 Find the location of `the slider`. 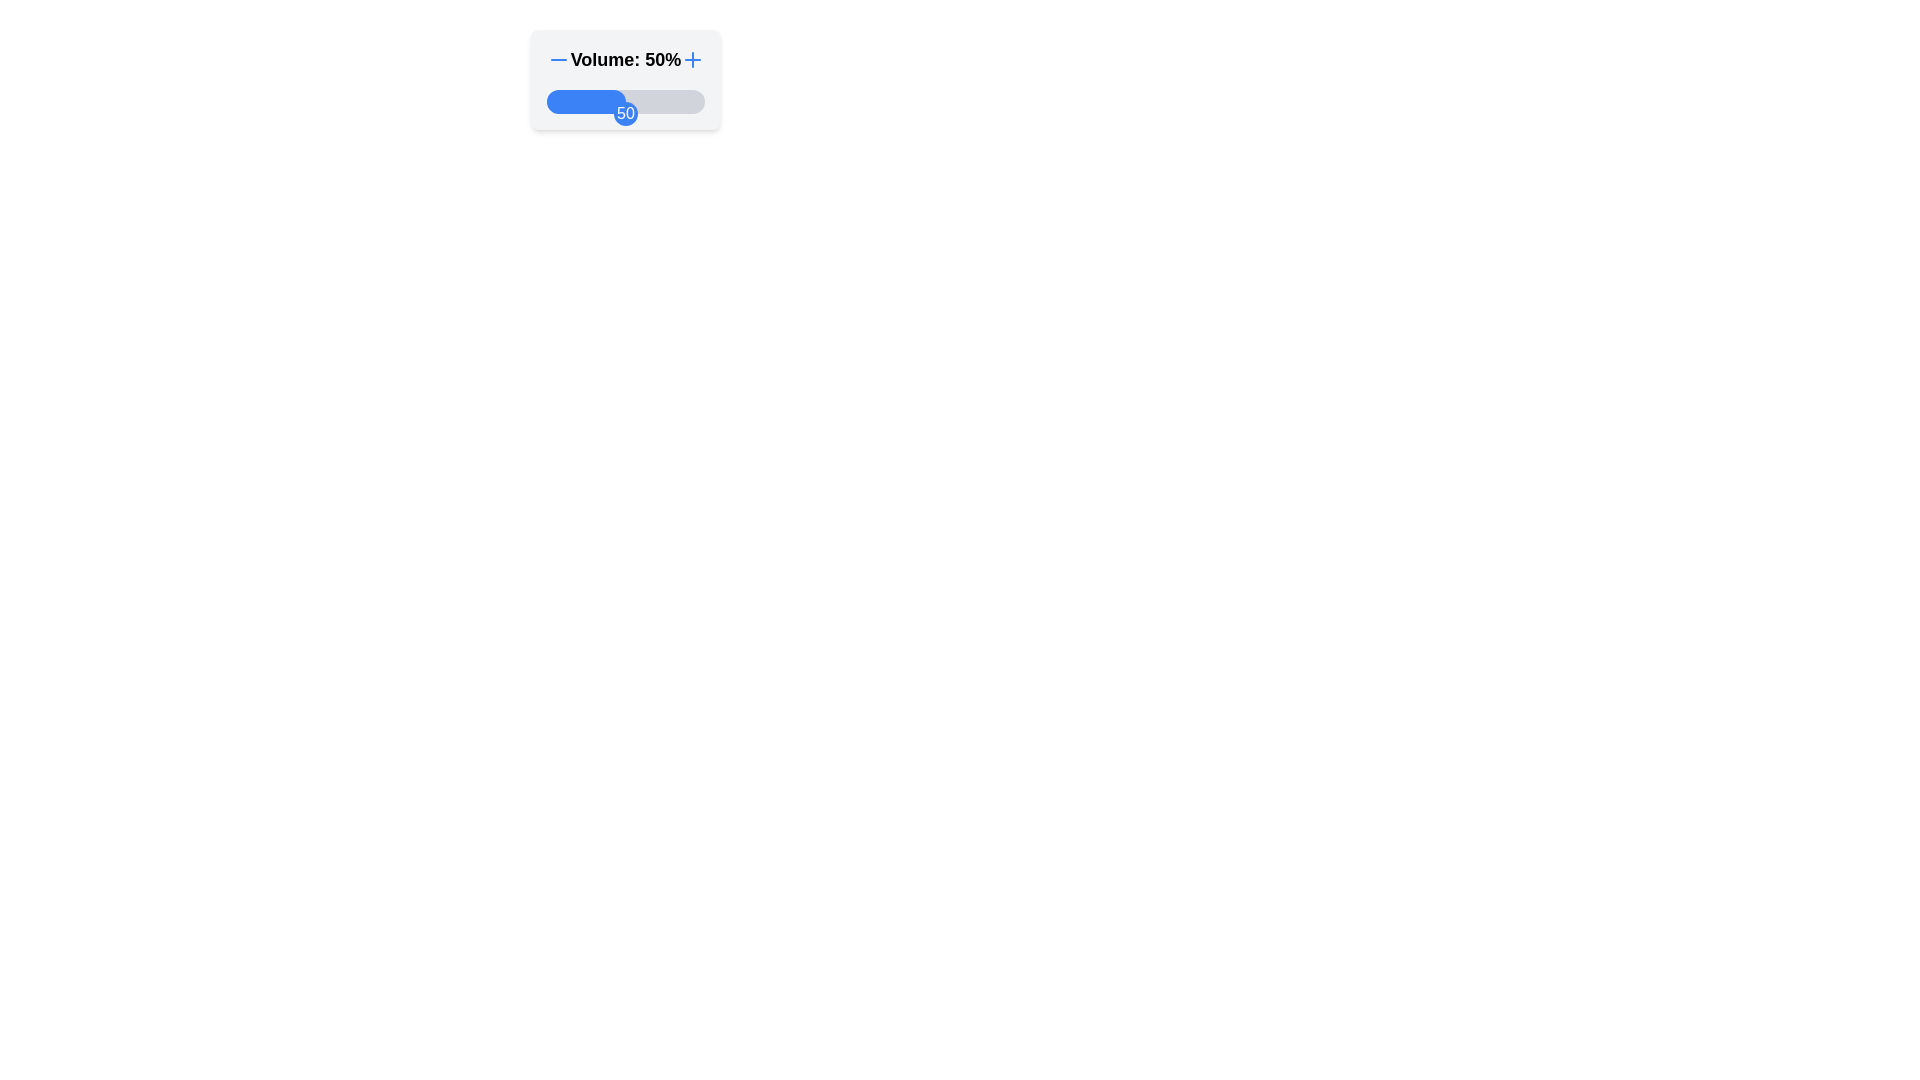

the slider is located at coordinates (694, 101).